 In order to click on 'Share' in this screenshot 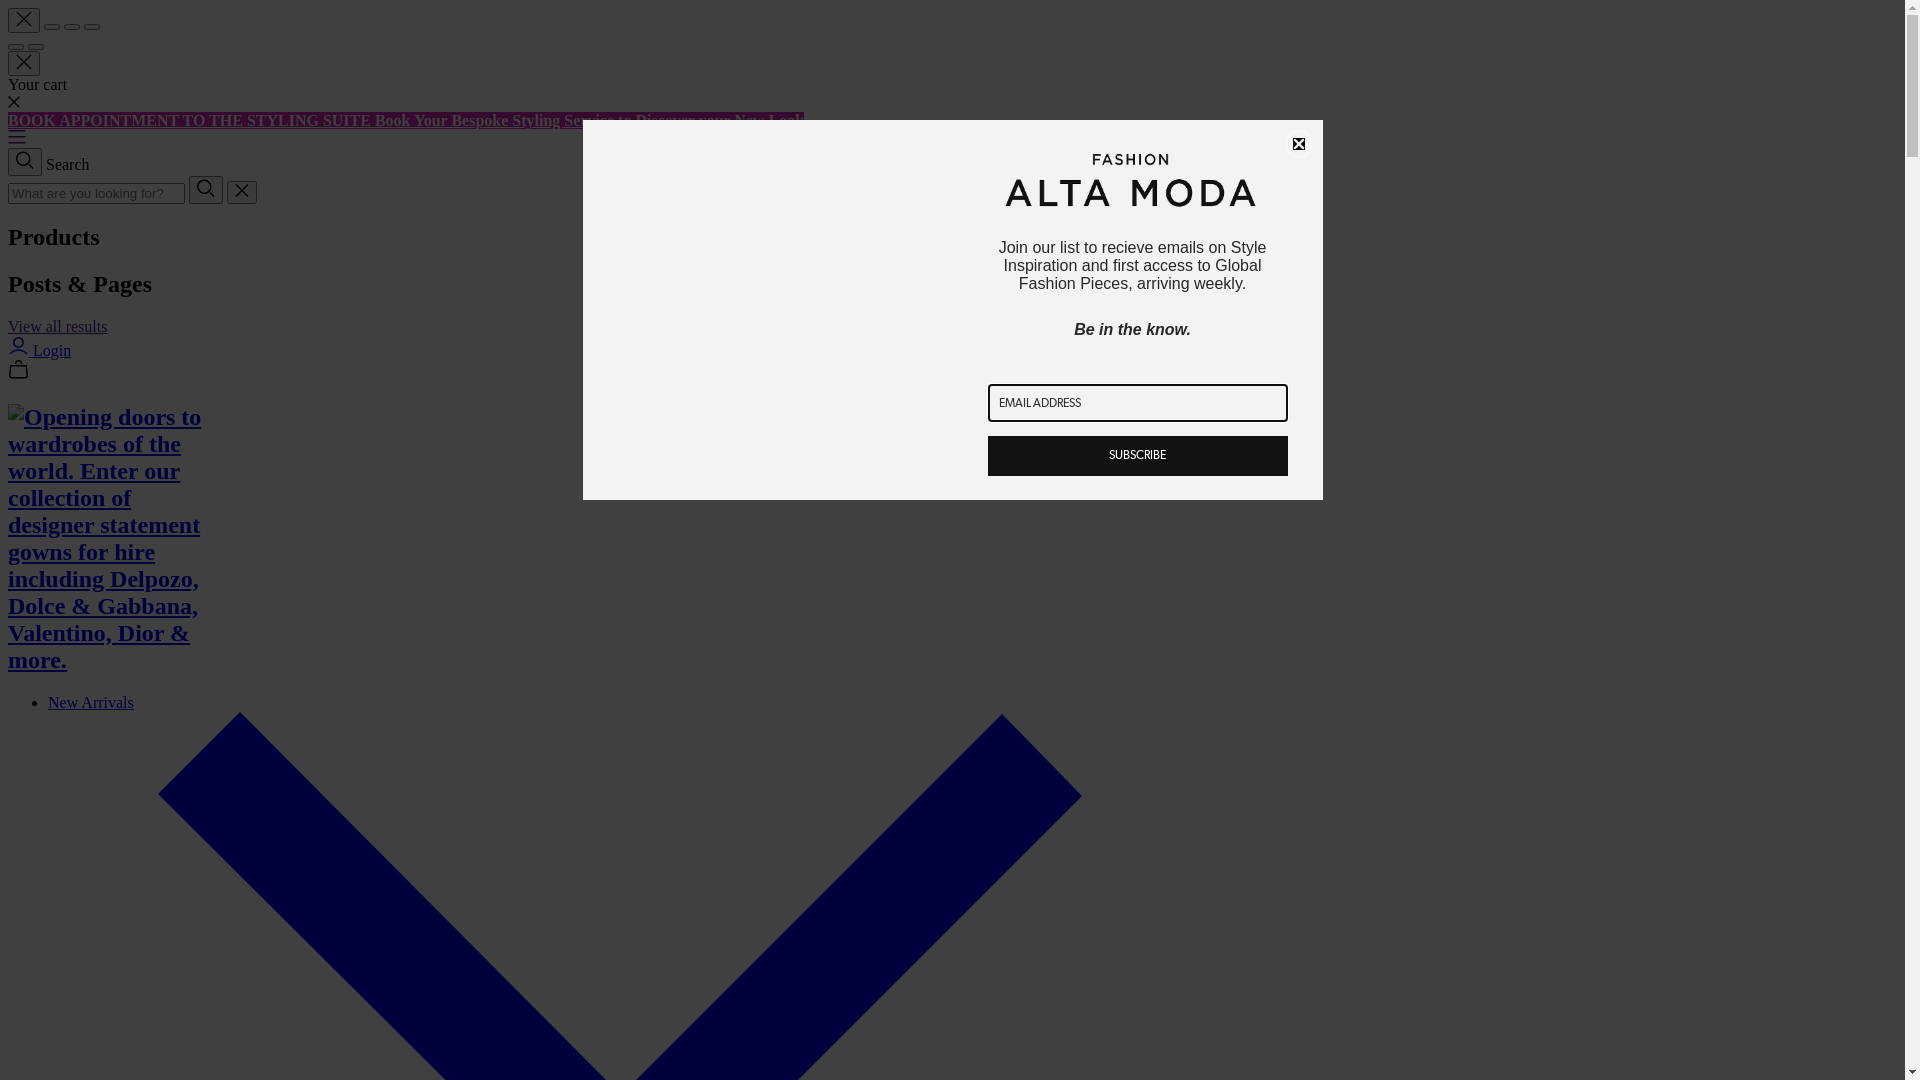, I will do `click(52, 27)`.